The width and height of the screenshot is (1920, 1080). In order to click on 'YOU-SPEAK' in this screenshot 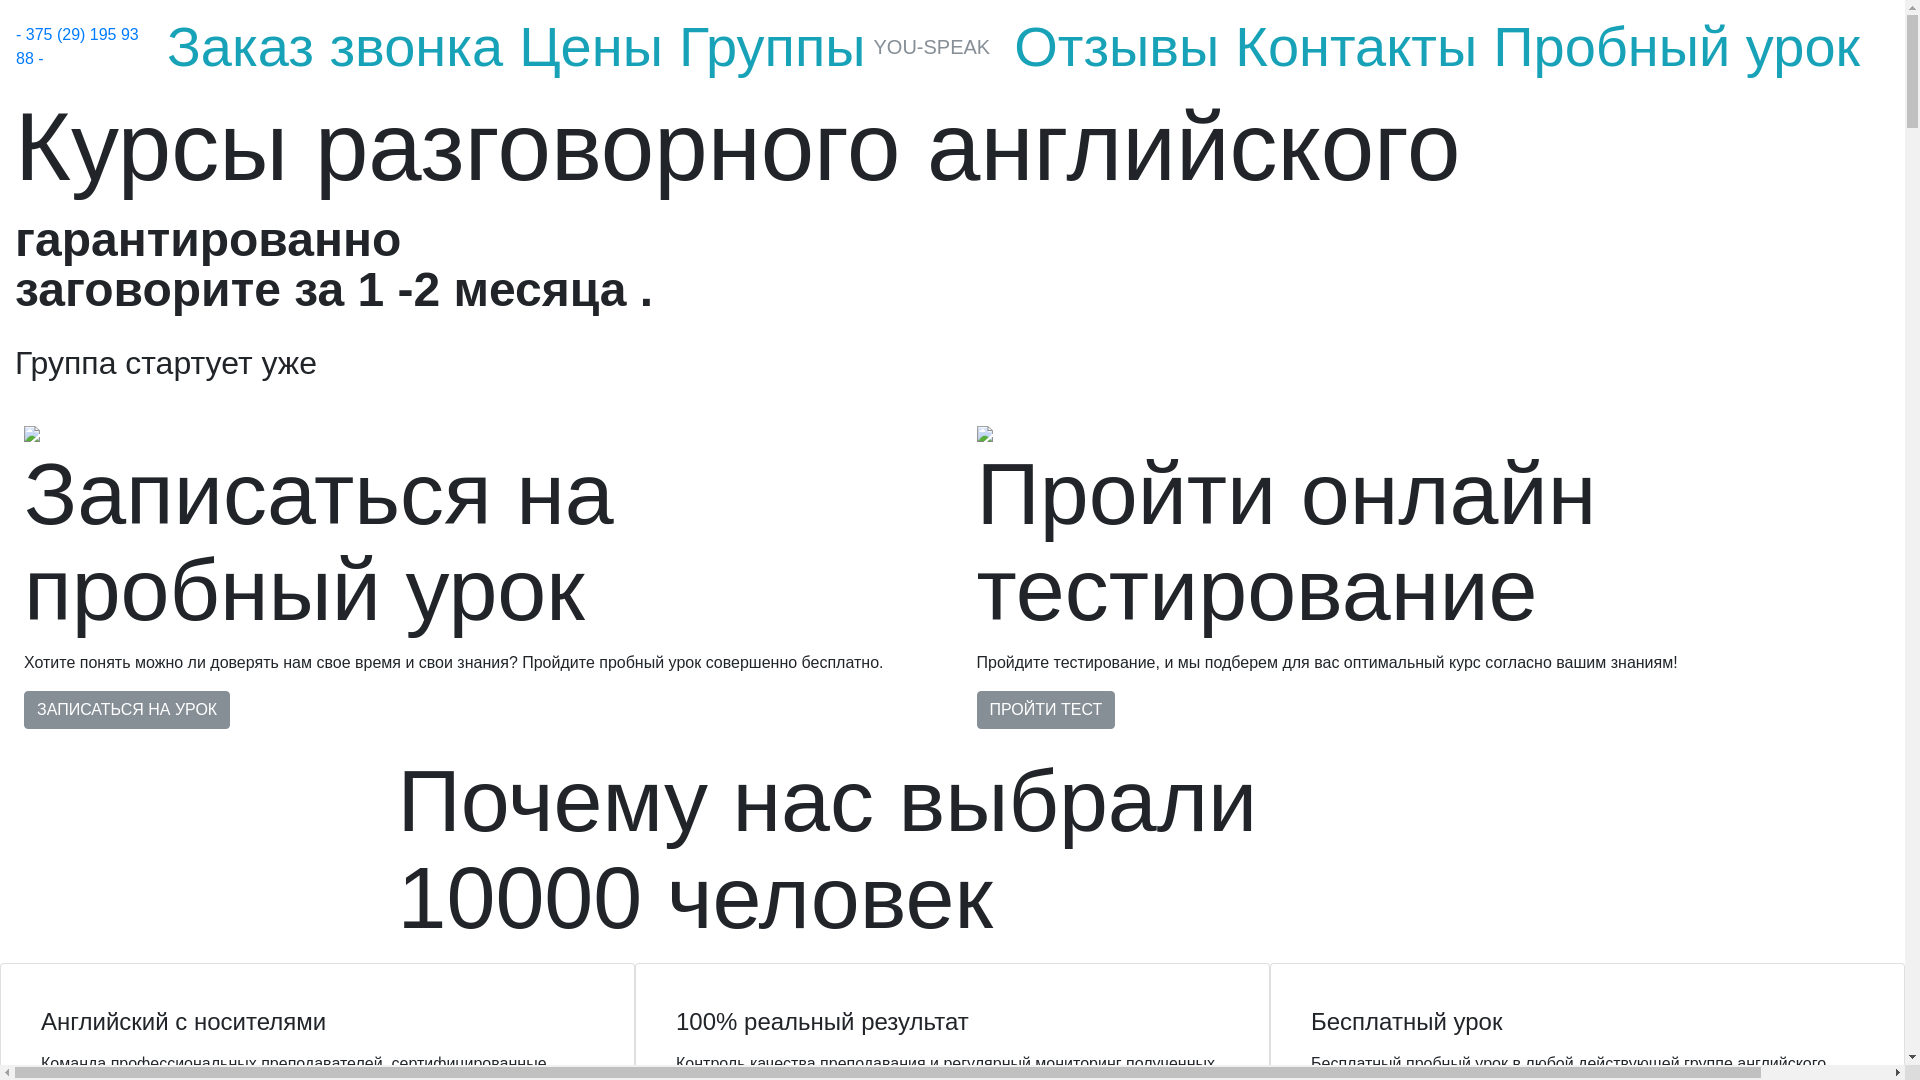, I will do `click(873, 45)`.